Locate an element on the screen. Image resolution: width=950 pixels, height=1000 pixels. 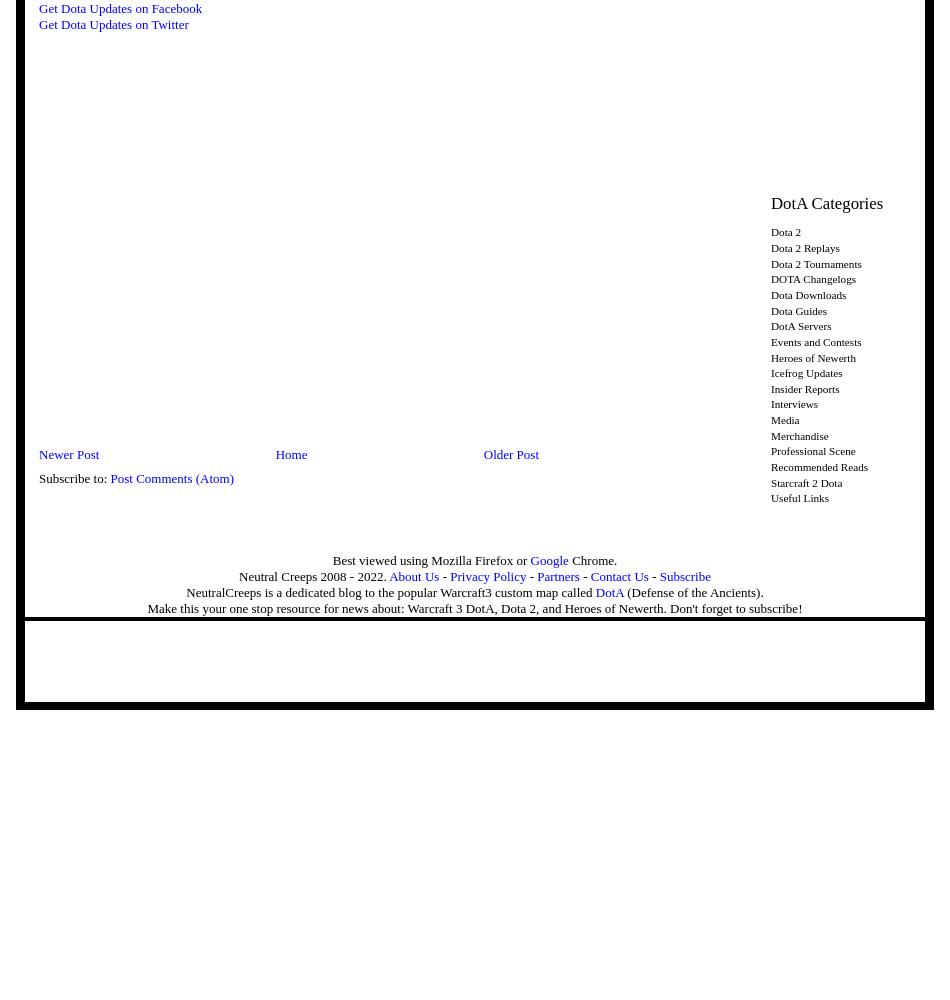
'Older Post' is located at coordinates (511, 453).